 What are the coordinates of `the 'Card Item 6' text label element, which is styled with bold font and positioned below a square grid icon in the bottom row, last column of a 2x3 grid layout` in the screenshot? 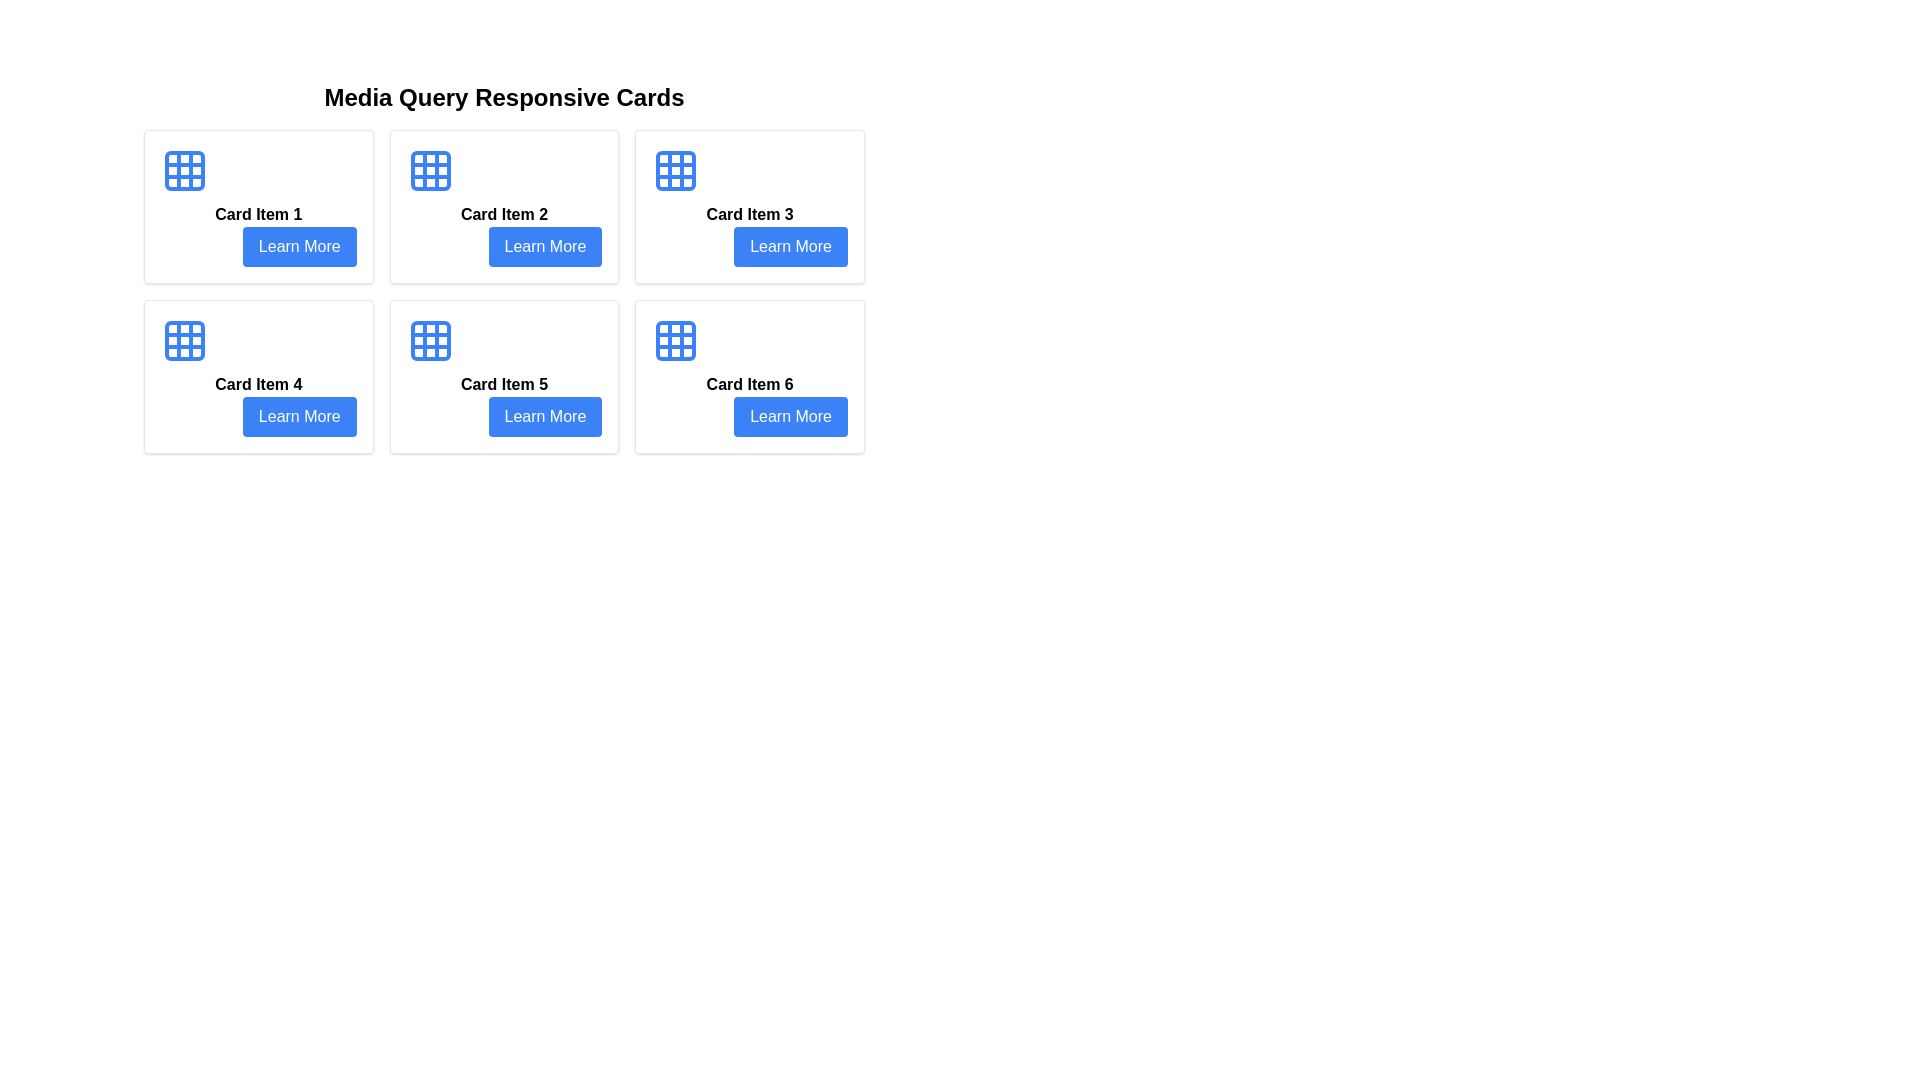 It's located at (749, 385).